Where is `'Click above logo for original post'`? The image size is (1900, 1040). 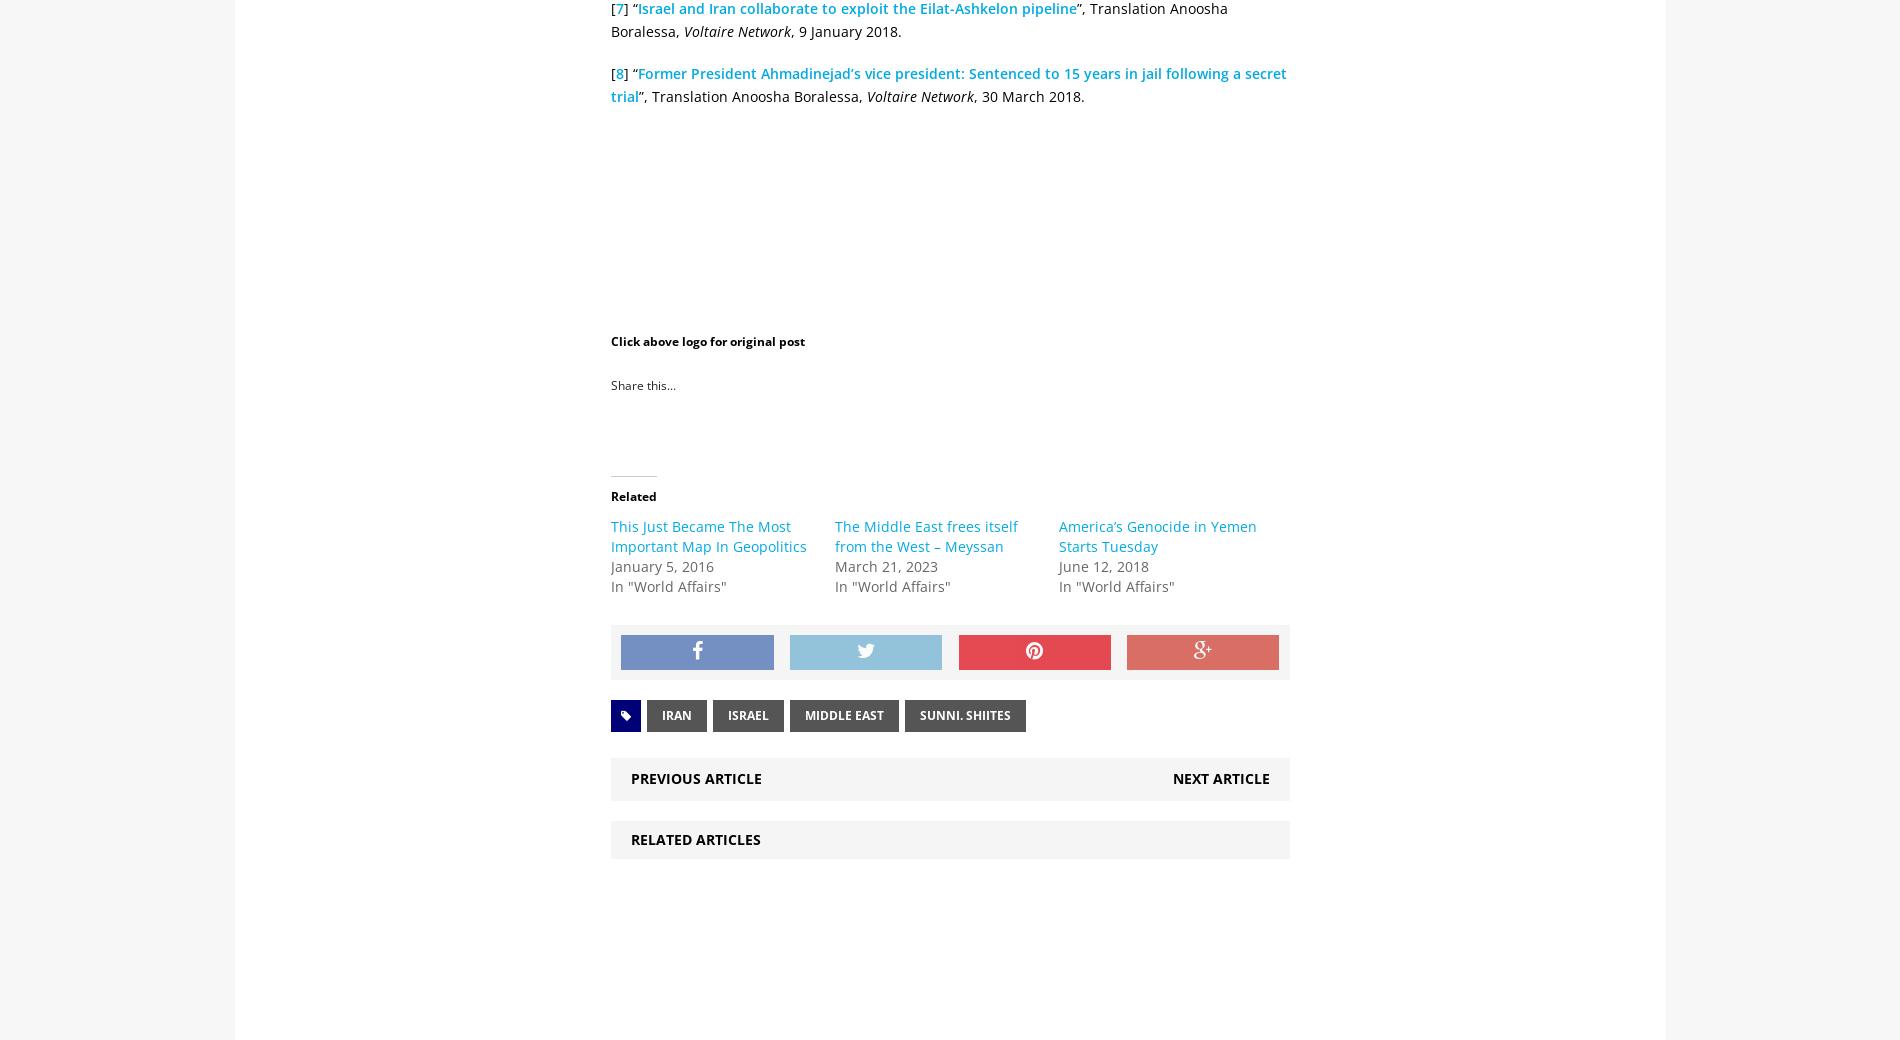
'Click above logo for original post' is located at coordinates (707, 340).